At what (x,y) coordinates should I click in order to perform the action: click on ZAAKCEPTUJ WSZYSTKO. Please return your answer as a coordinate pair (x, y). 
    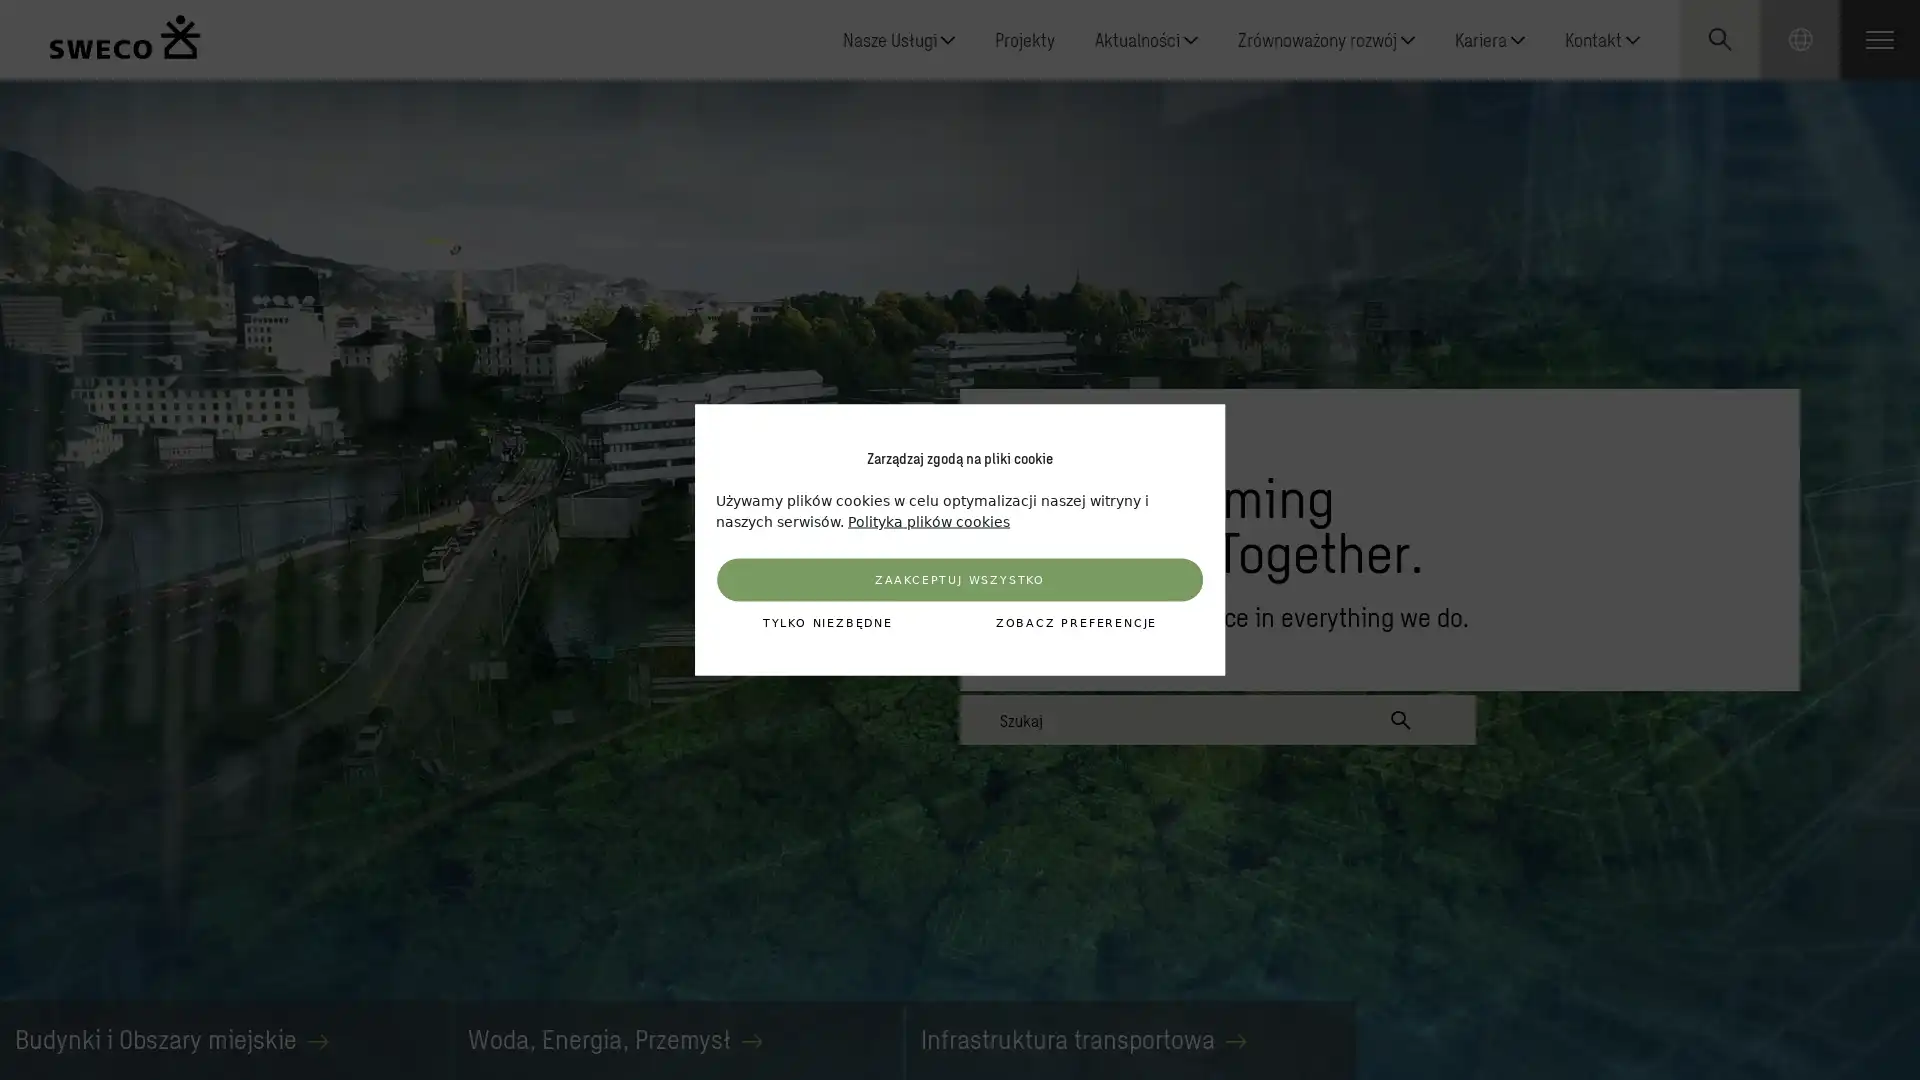
    Looking at the image, I should click on (958, 579).